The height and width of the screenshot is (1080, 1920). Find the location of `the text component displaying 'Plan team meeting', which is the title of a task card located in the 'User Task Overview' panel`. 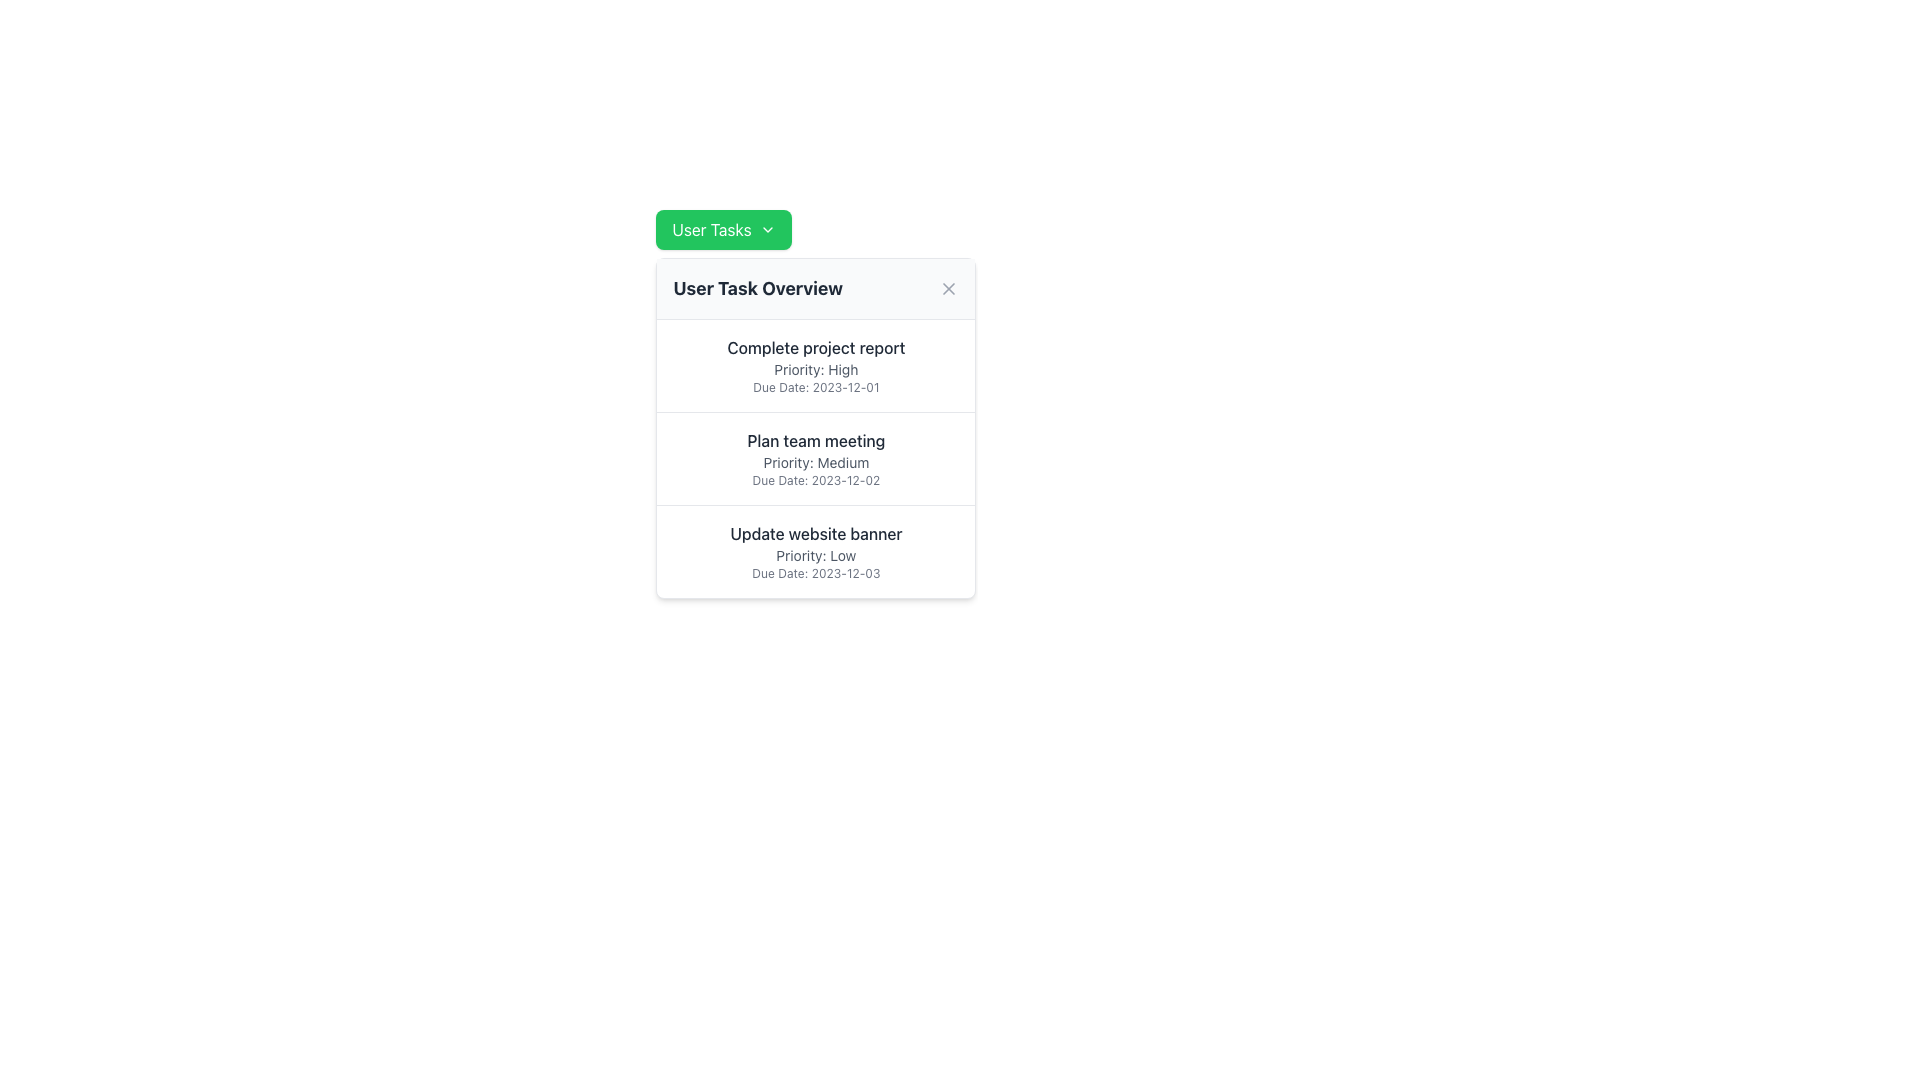

the text component displaying 'Plan team meeting', which is the title of a task card located in the 'User Task Overview' panel is located at coordinates (816, 439).